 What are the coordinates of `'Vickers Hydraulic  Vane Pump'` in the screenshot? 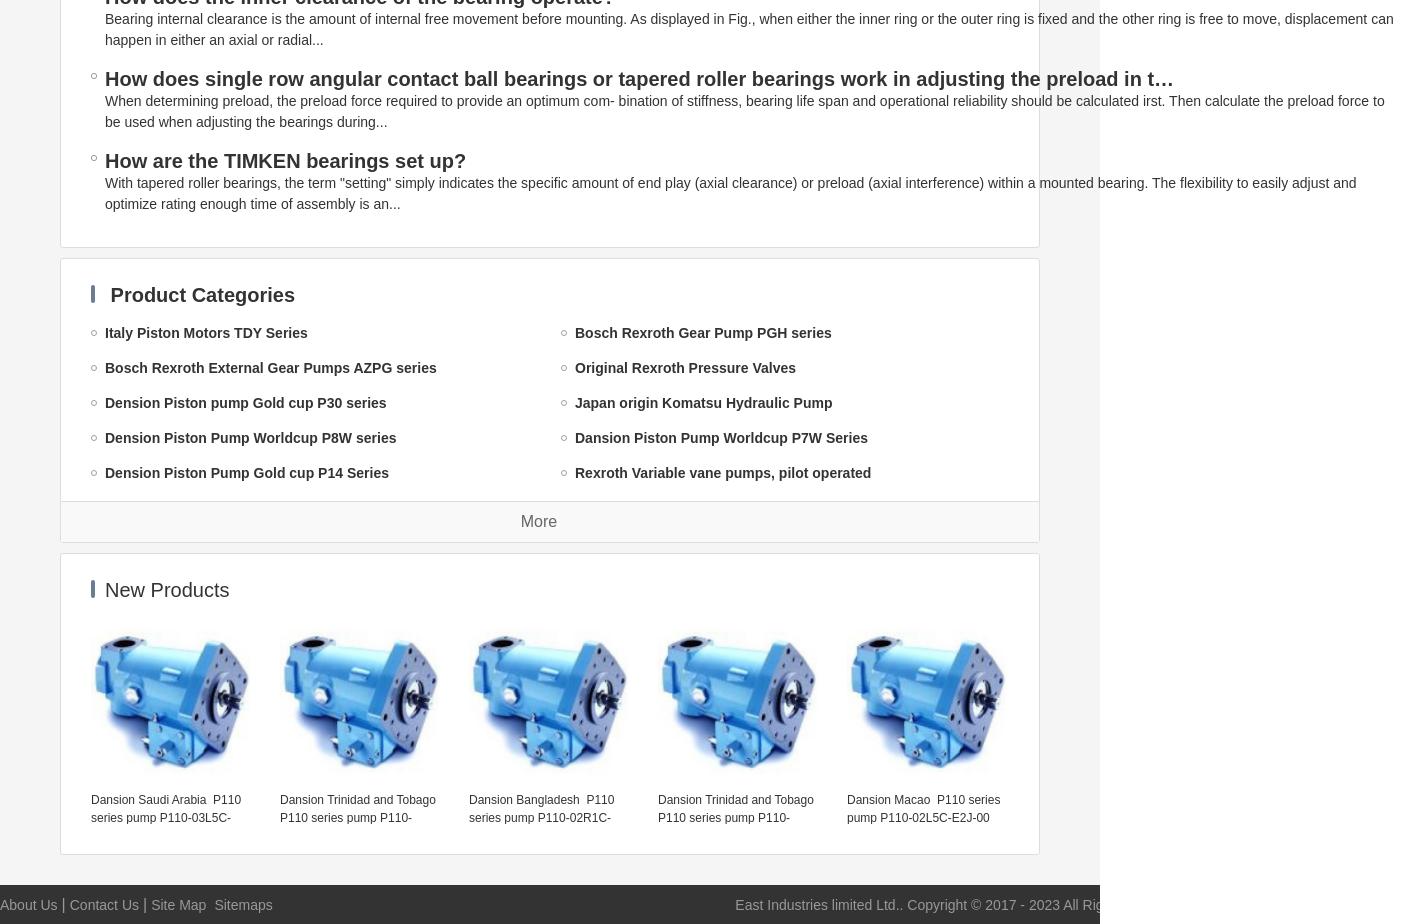 It's located at (672, 543).